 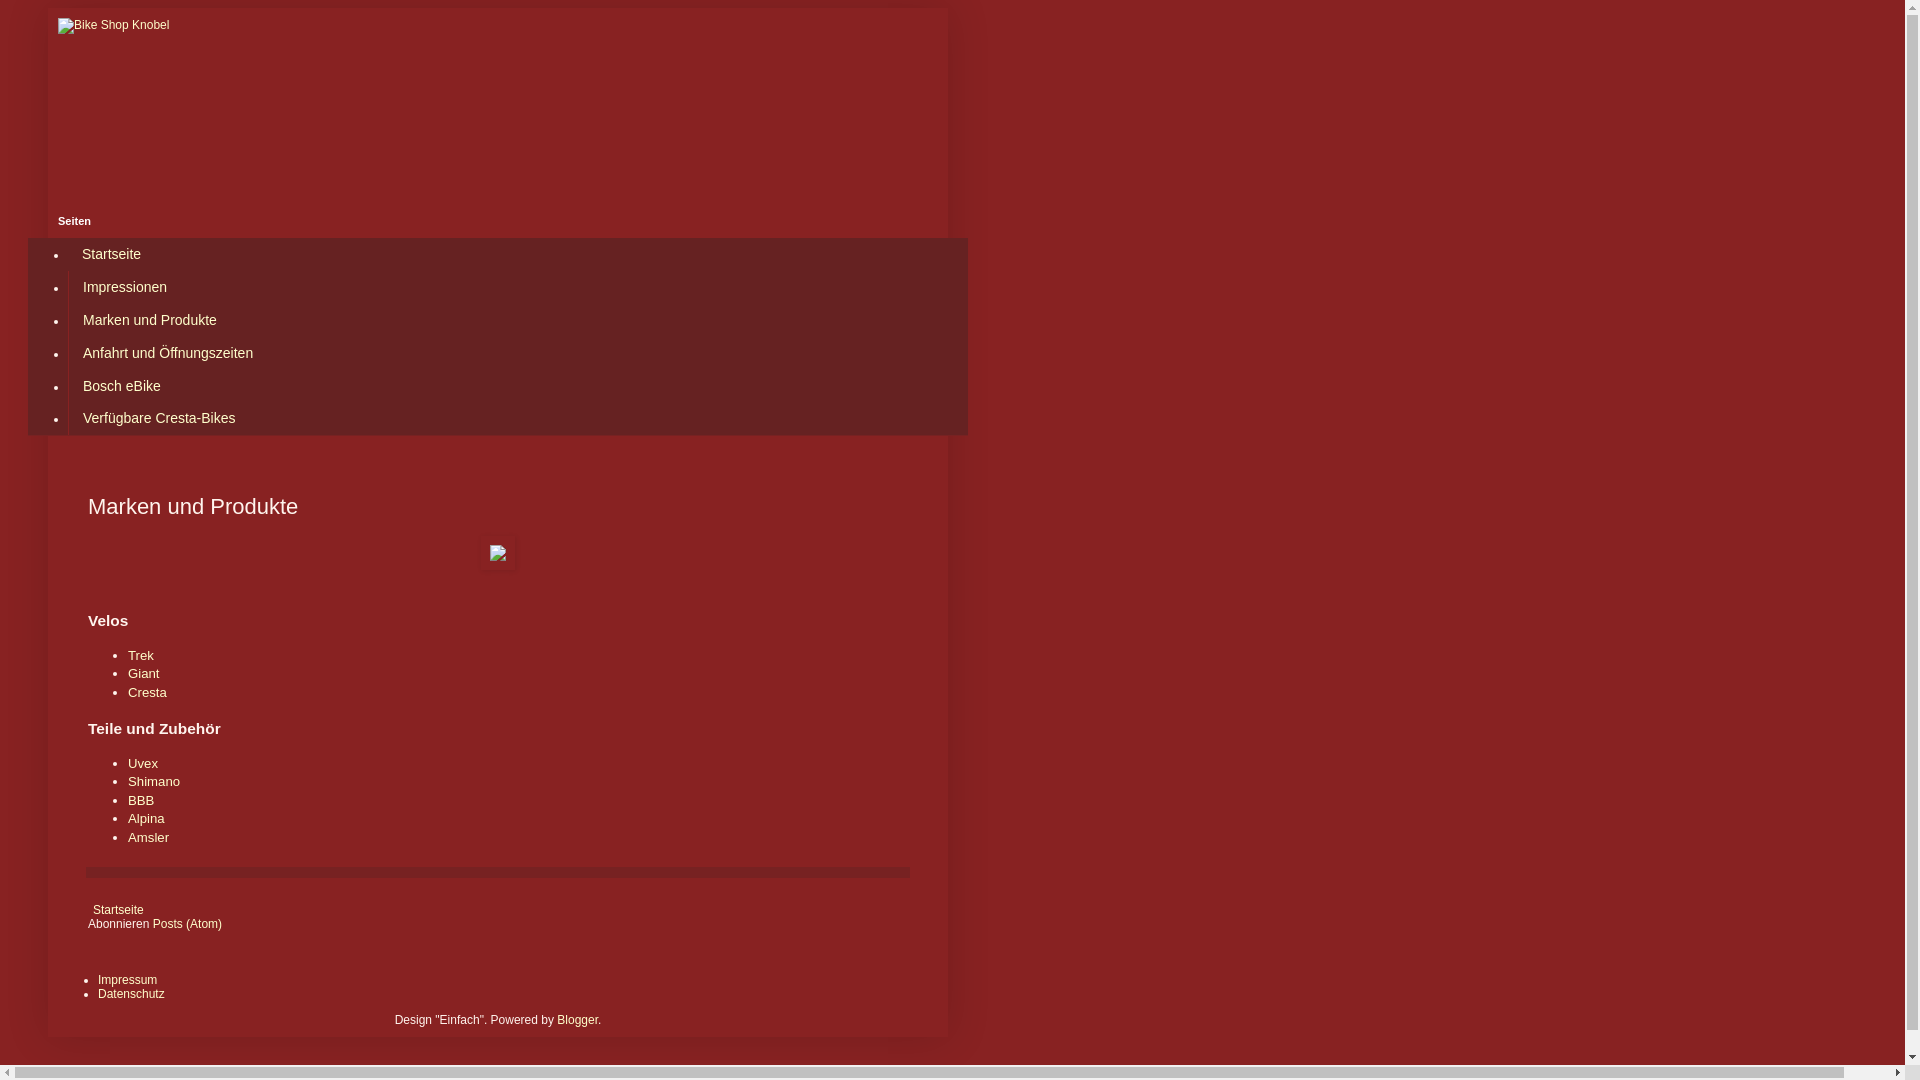 What do you see at coordinates (142, 763) in the screenshot?
I see `'Uvex'` at bounding box center [142, 763].